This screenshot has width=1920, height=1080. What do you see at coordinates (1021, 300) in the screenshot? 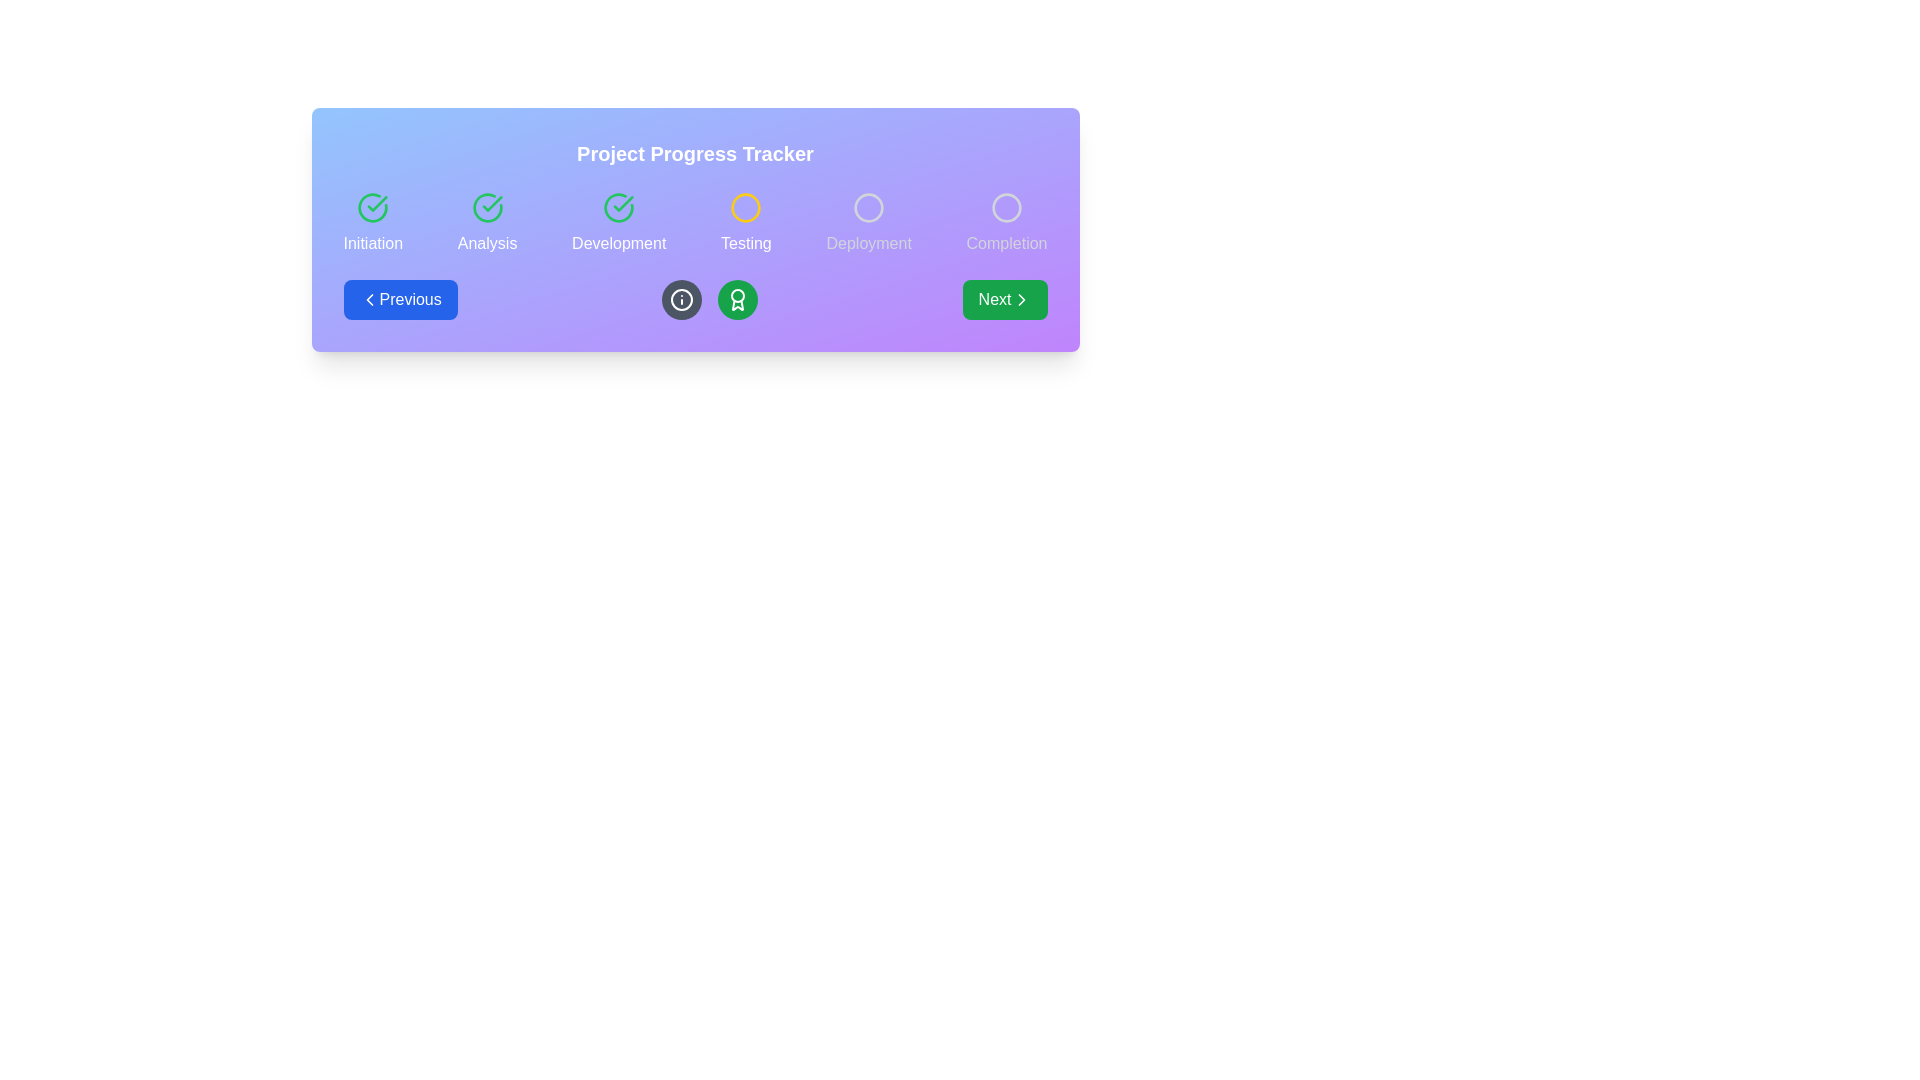
I see `the visual style of the small right-facing chevron icon within the 'Next' button located at the bottom-right corner of the interface` at bounding box center [1021, 300].